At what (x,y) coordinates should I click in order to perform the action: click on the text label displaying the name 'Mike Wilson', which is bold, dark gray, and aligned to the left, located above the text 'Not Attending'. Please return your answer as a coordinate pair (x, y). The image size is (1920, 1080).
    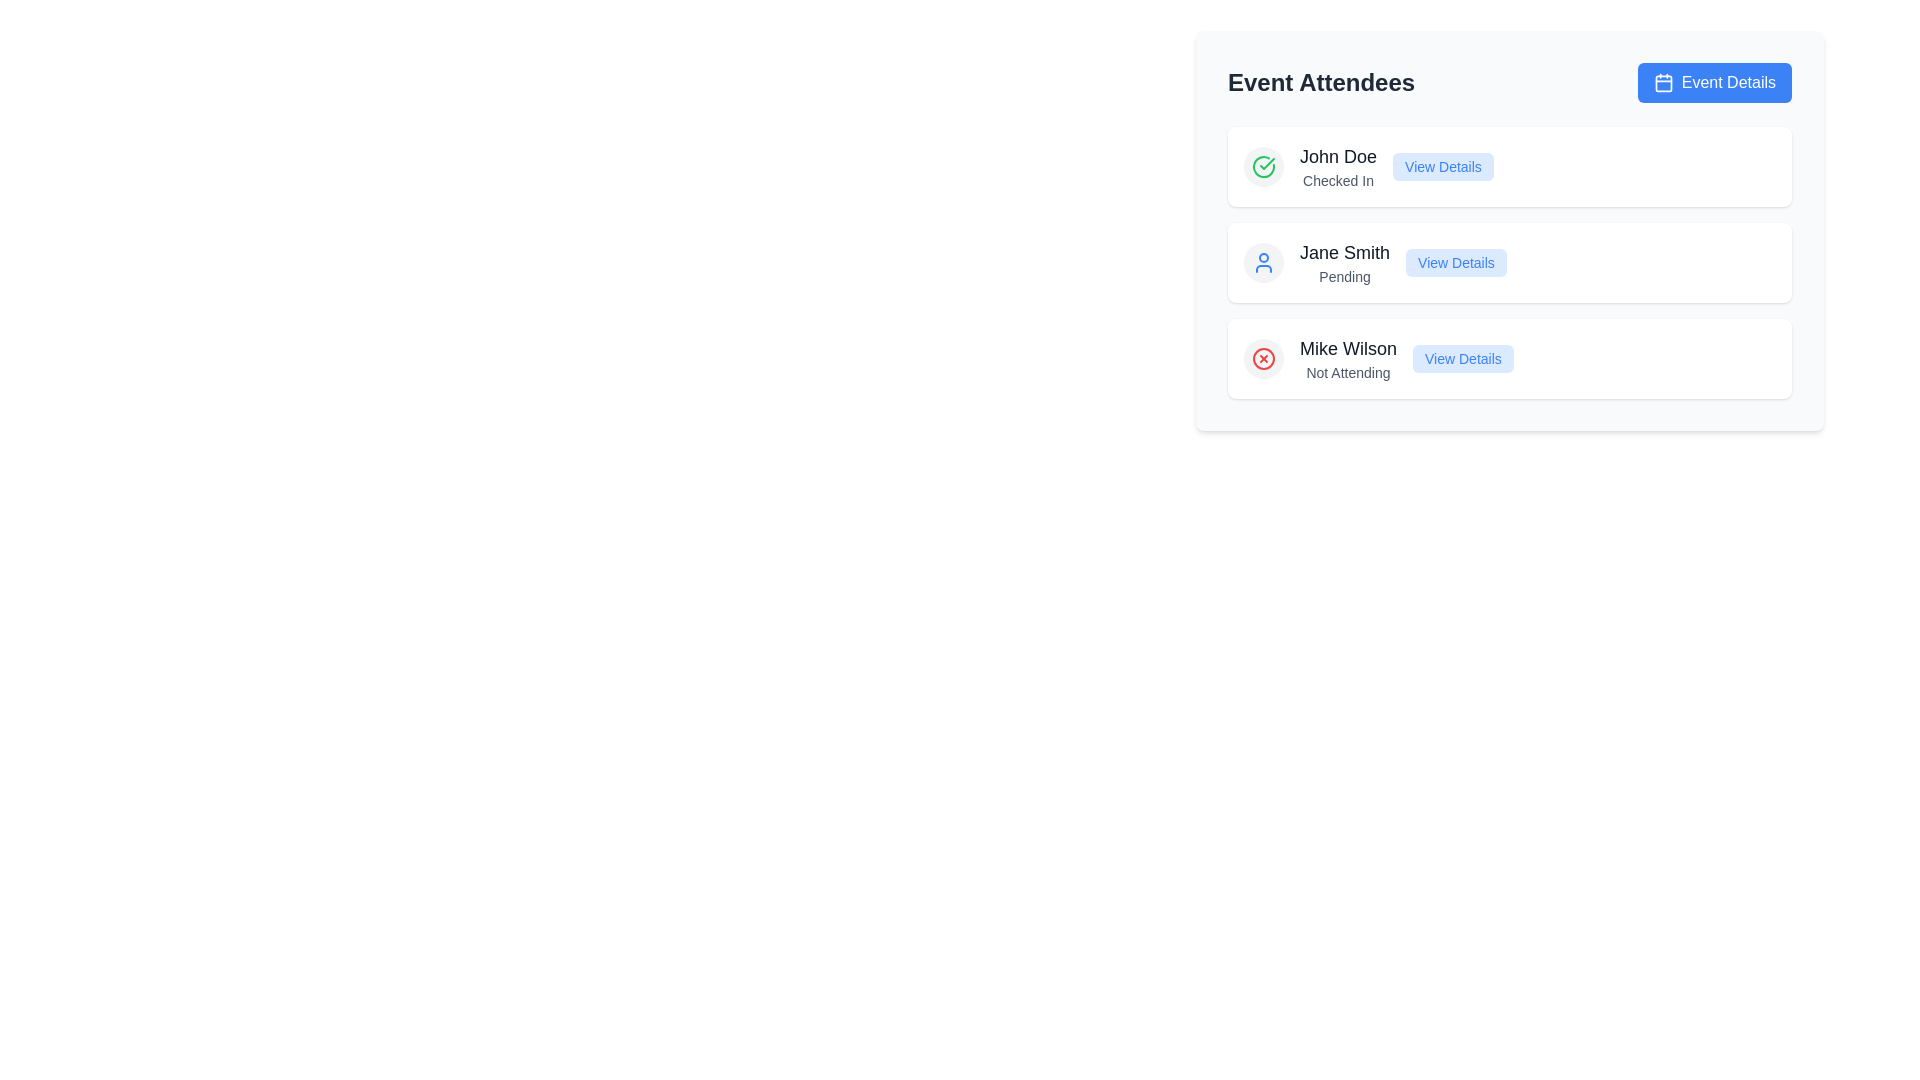
    Looking at the image, I should click on (1348, 347).